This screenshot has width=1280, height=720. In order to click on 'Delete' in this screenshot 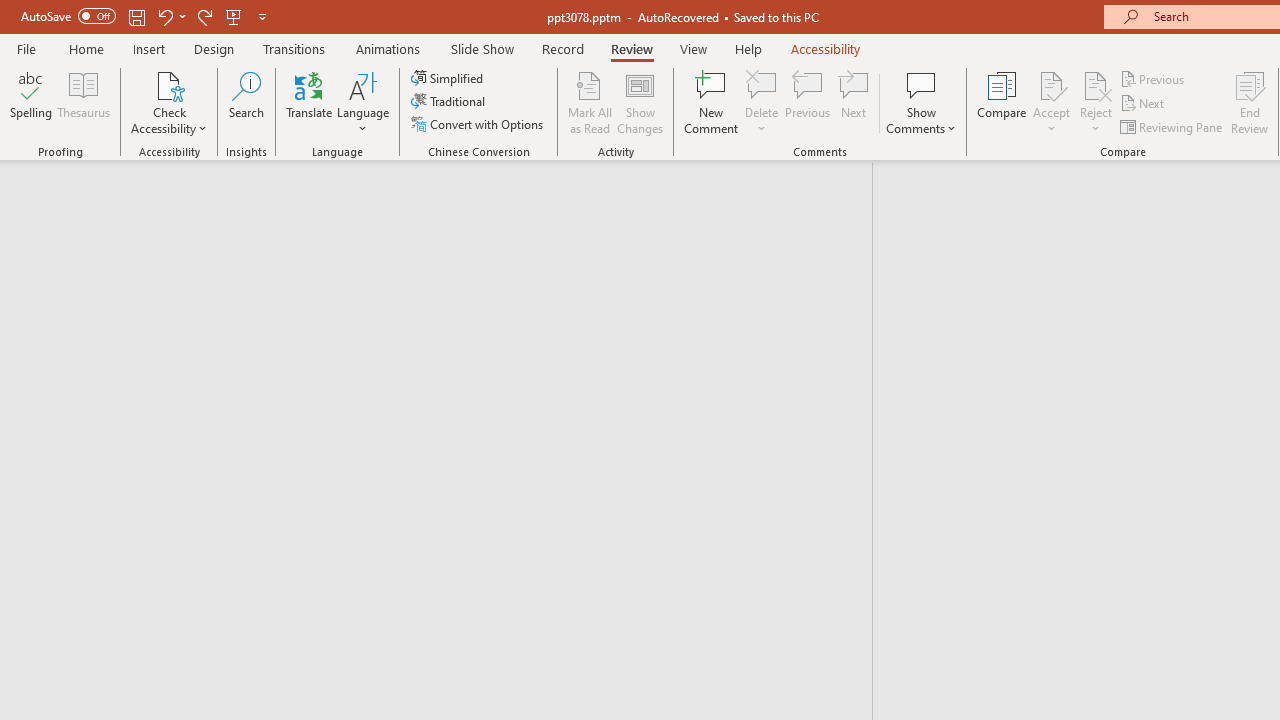, I will do `click(761, 84)`.